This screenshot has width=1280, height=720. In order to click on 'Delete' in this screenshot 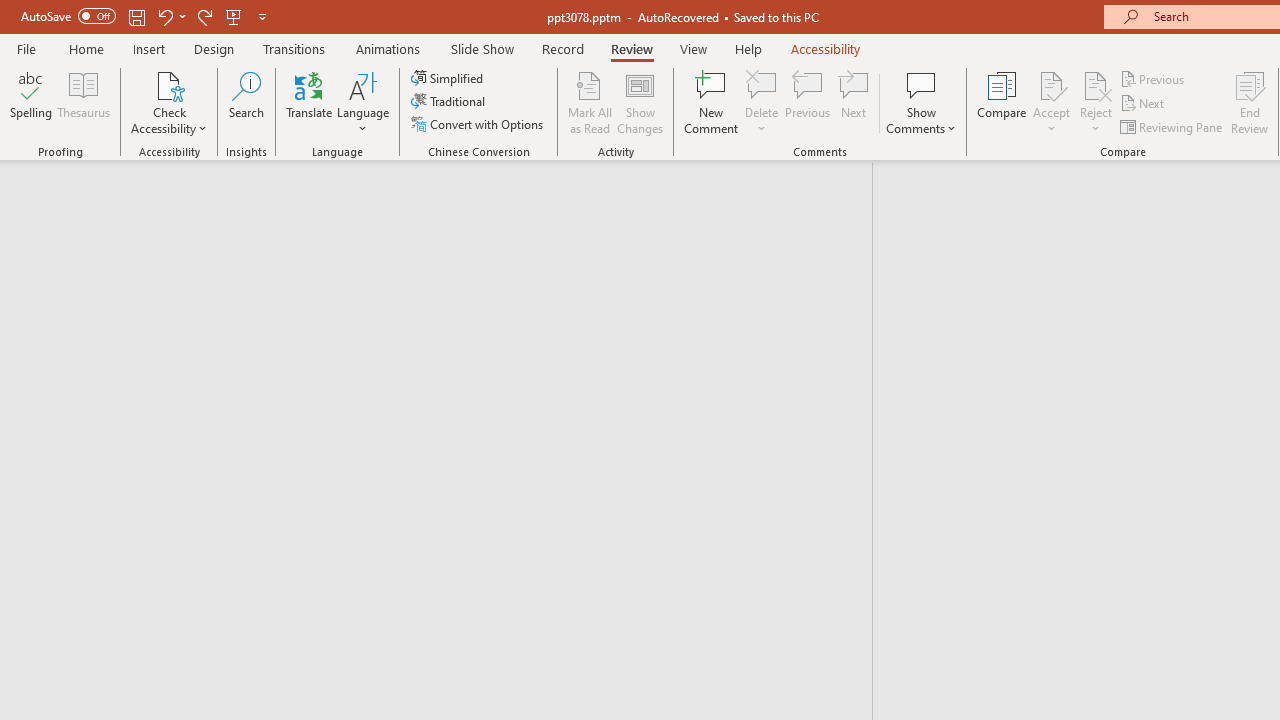, I will do `click(761, 84)`.